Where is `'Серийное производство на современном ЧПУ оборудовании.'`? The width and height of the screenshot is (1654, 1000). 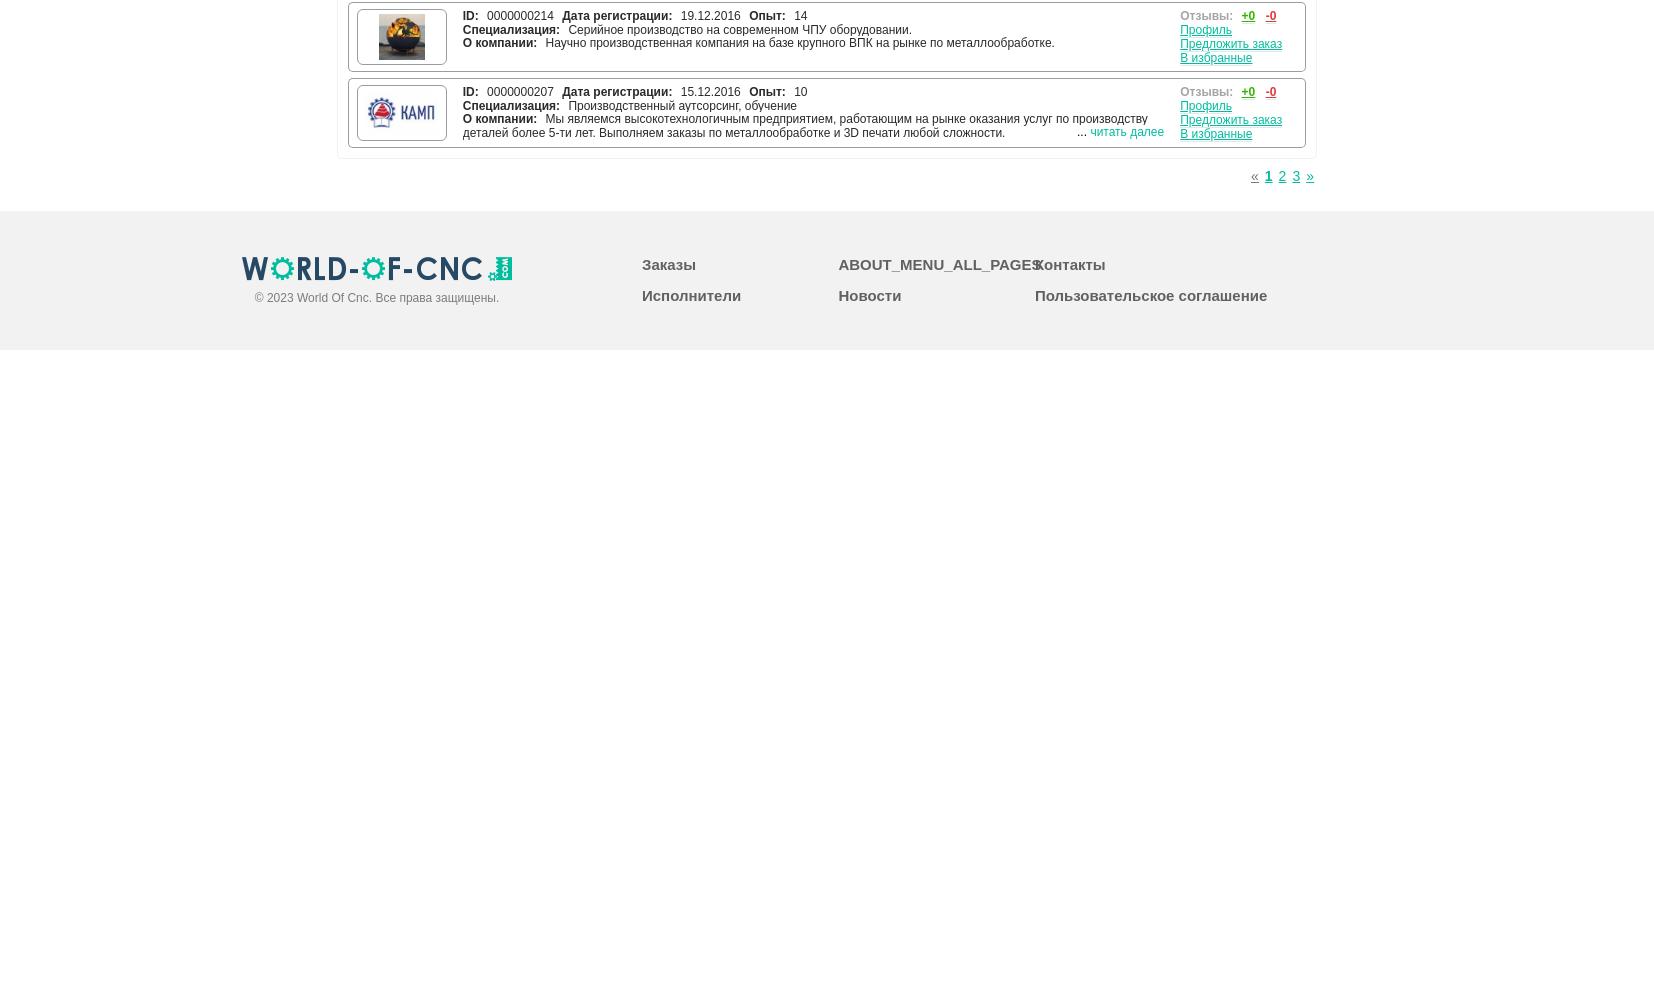 'Серийное производство на современном ЧПУ оборудовании.' is located at coordinates (739, 29).